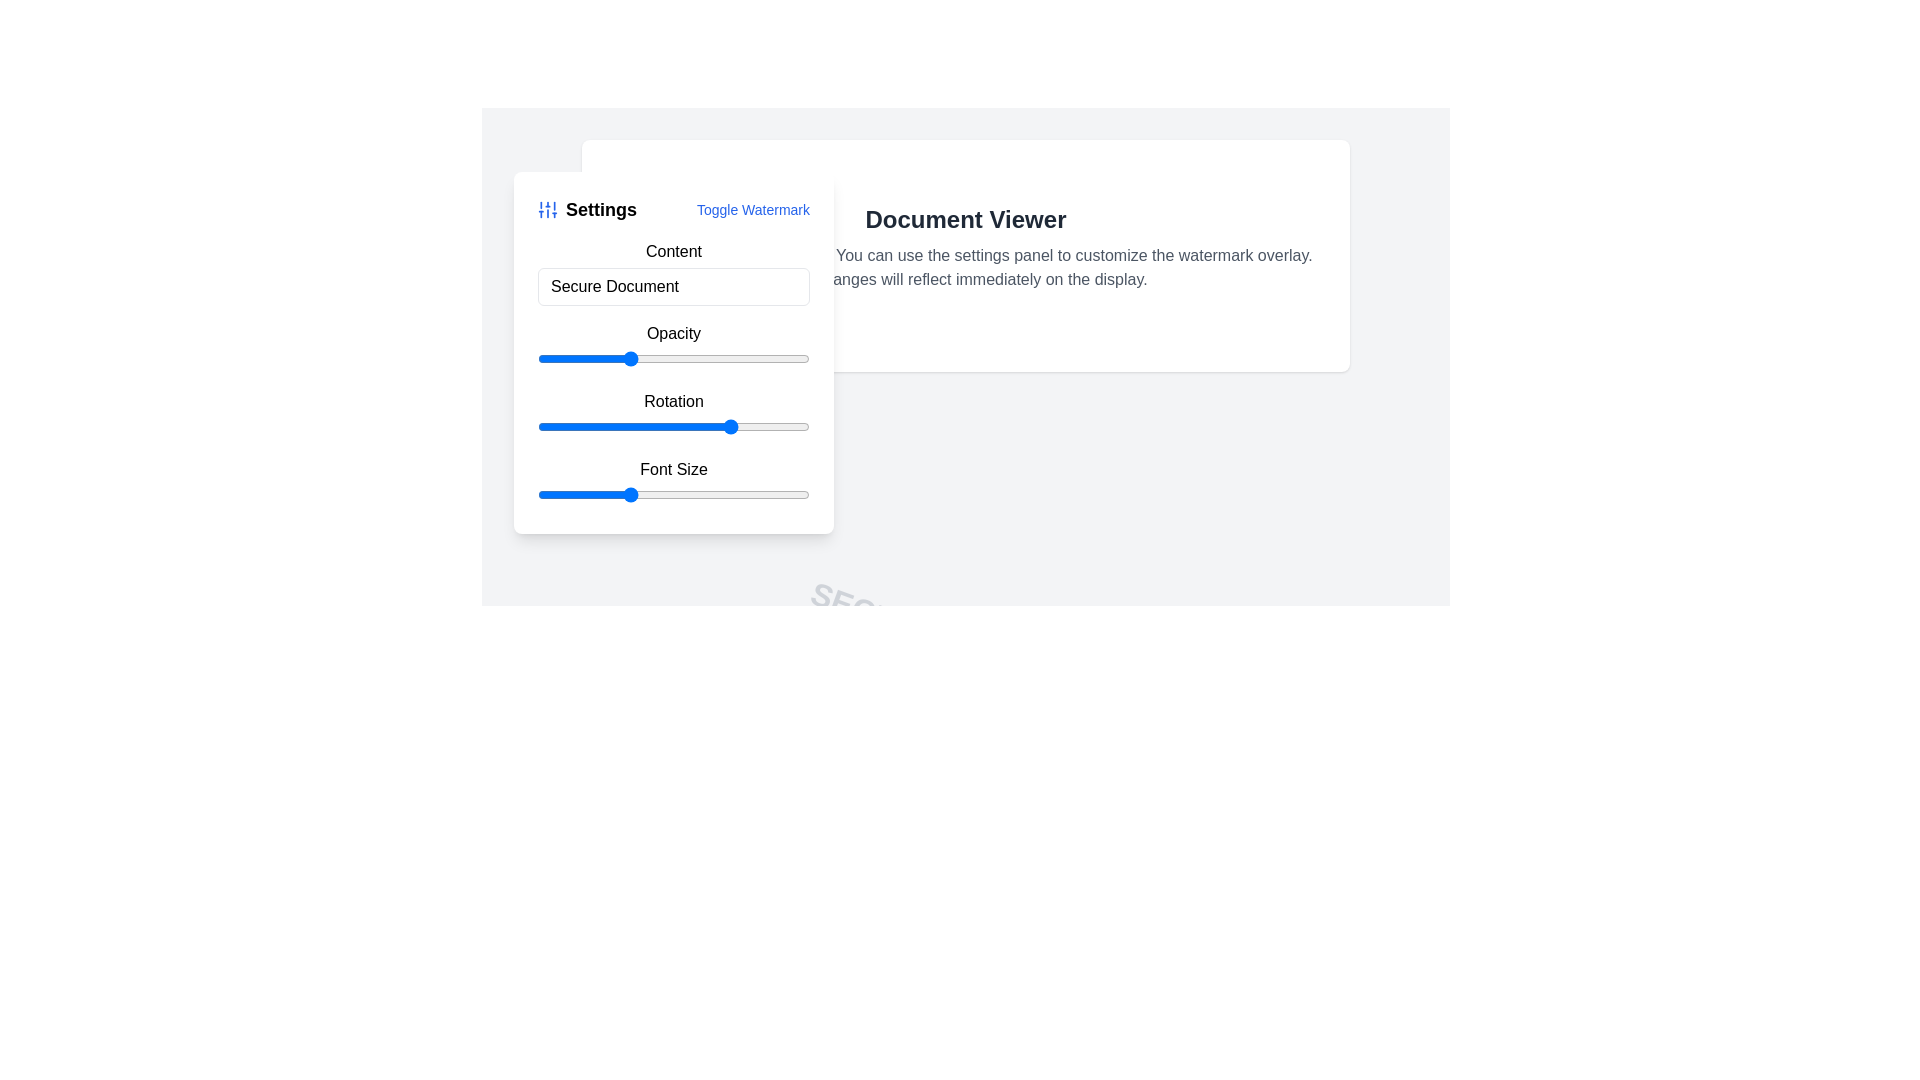 Image resolution: width=1920 pixels, height=1080 pixels. Describe the element at coordinates (781, 426) in the screenshot. I see `the rotation value` at that location.